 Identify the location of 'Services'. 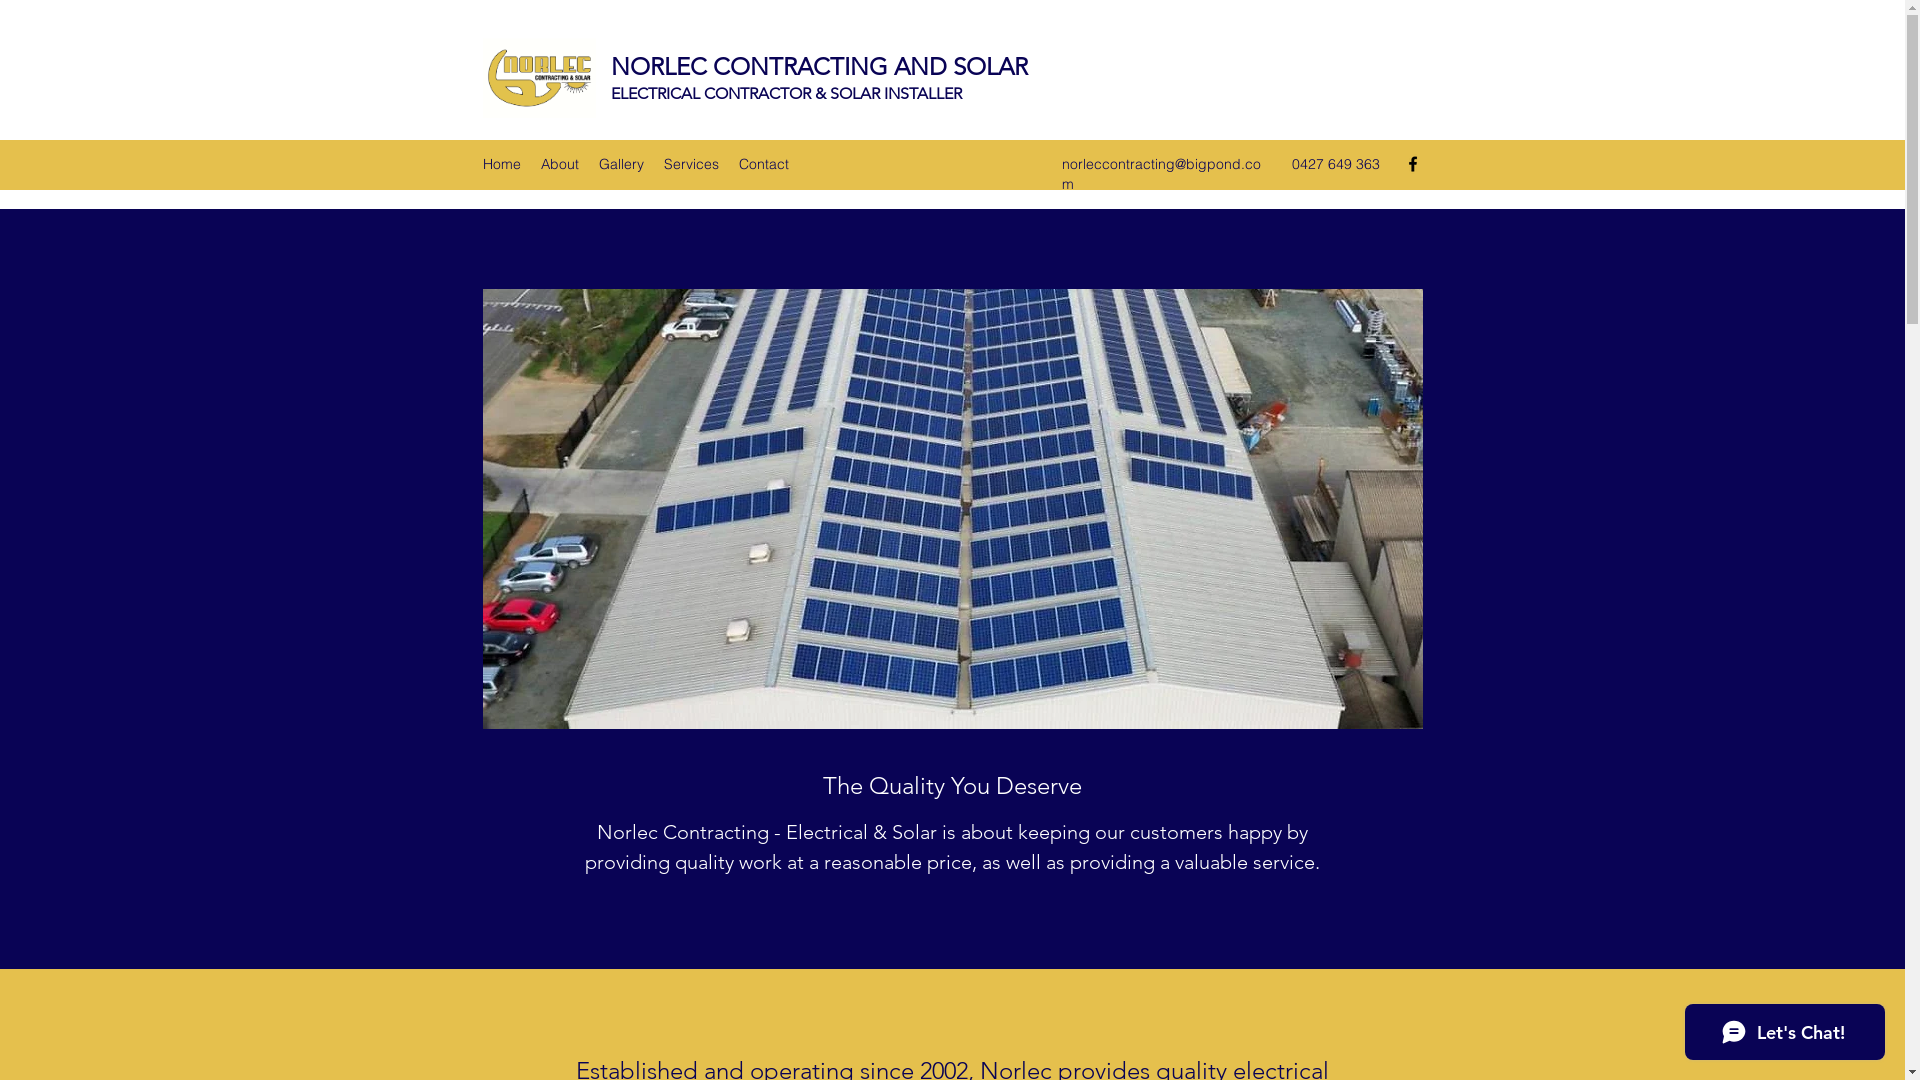
(691, 163).